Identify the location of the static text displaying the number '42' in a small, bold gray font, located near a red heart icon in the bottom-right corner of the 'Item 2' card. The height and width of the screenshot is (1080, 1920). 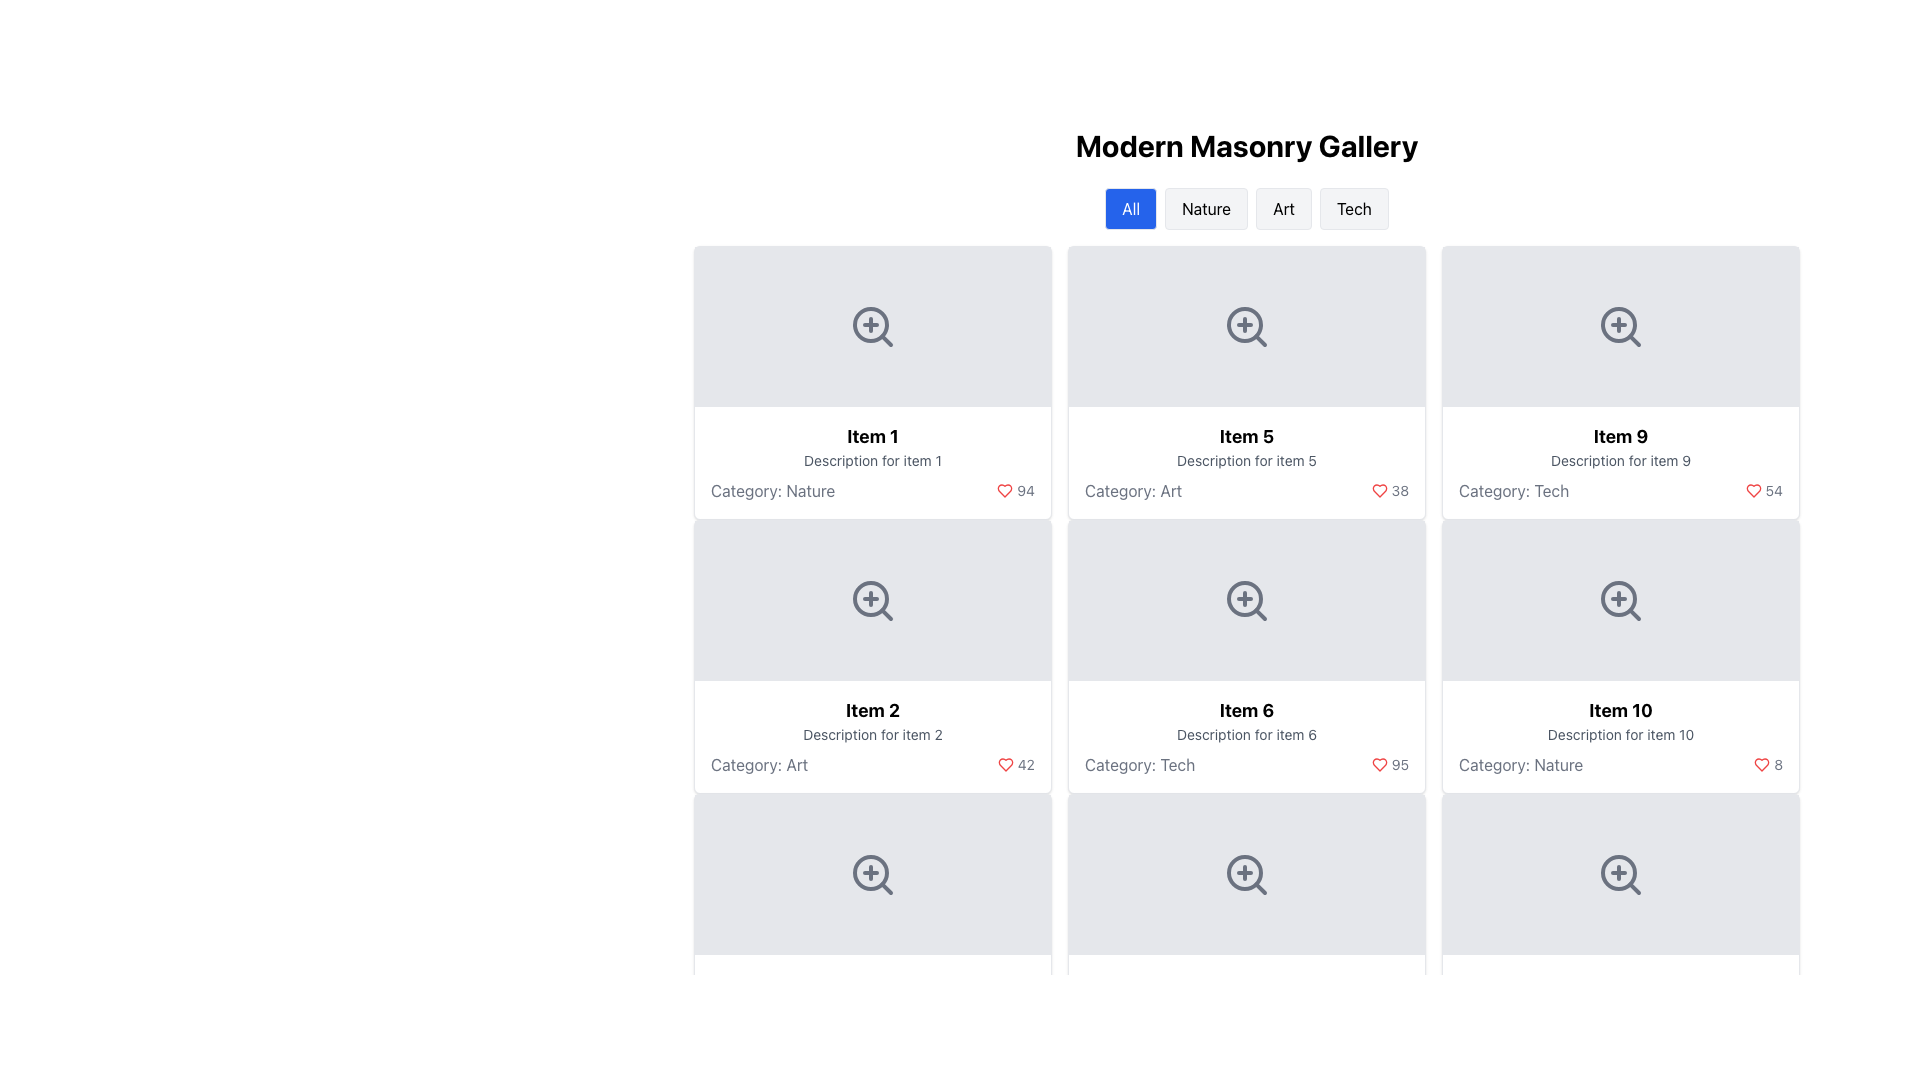
(1026, 764).